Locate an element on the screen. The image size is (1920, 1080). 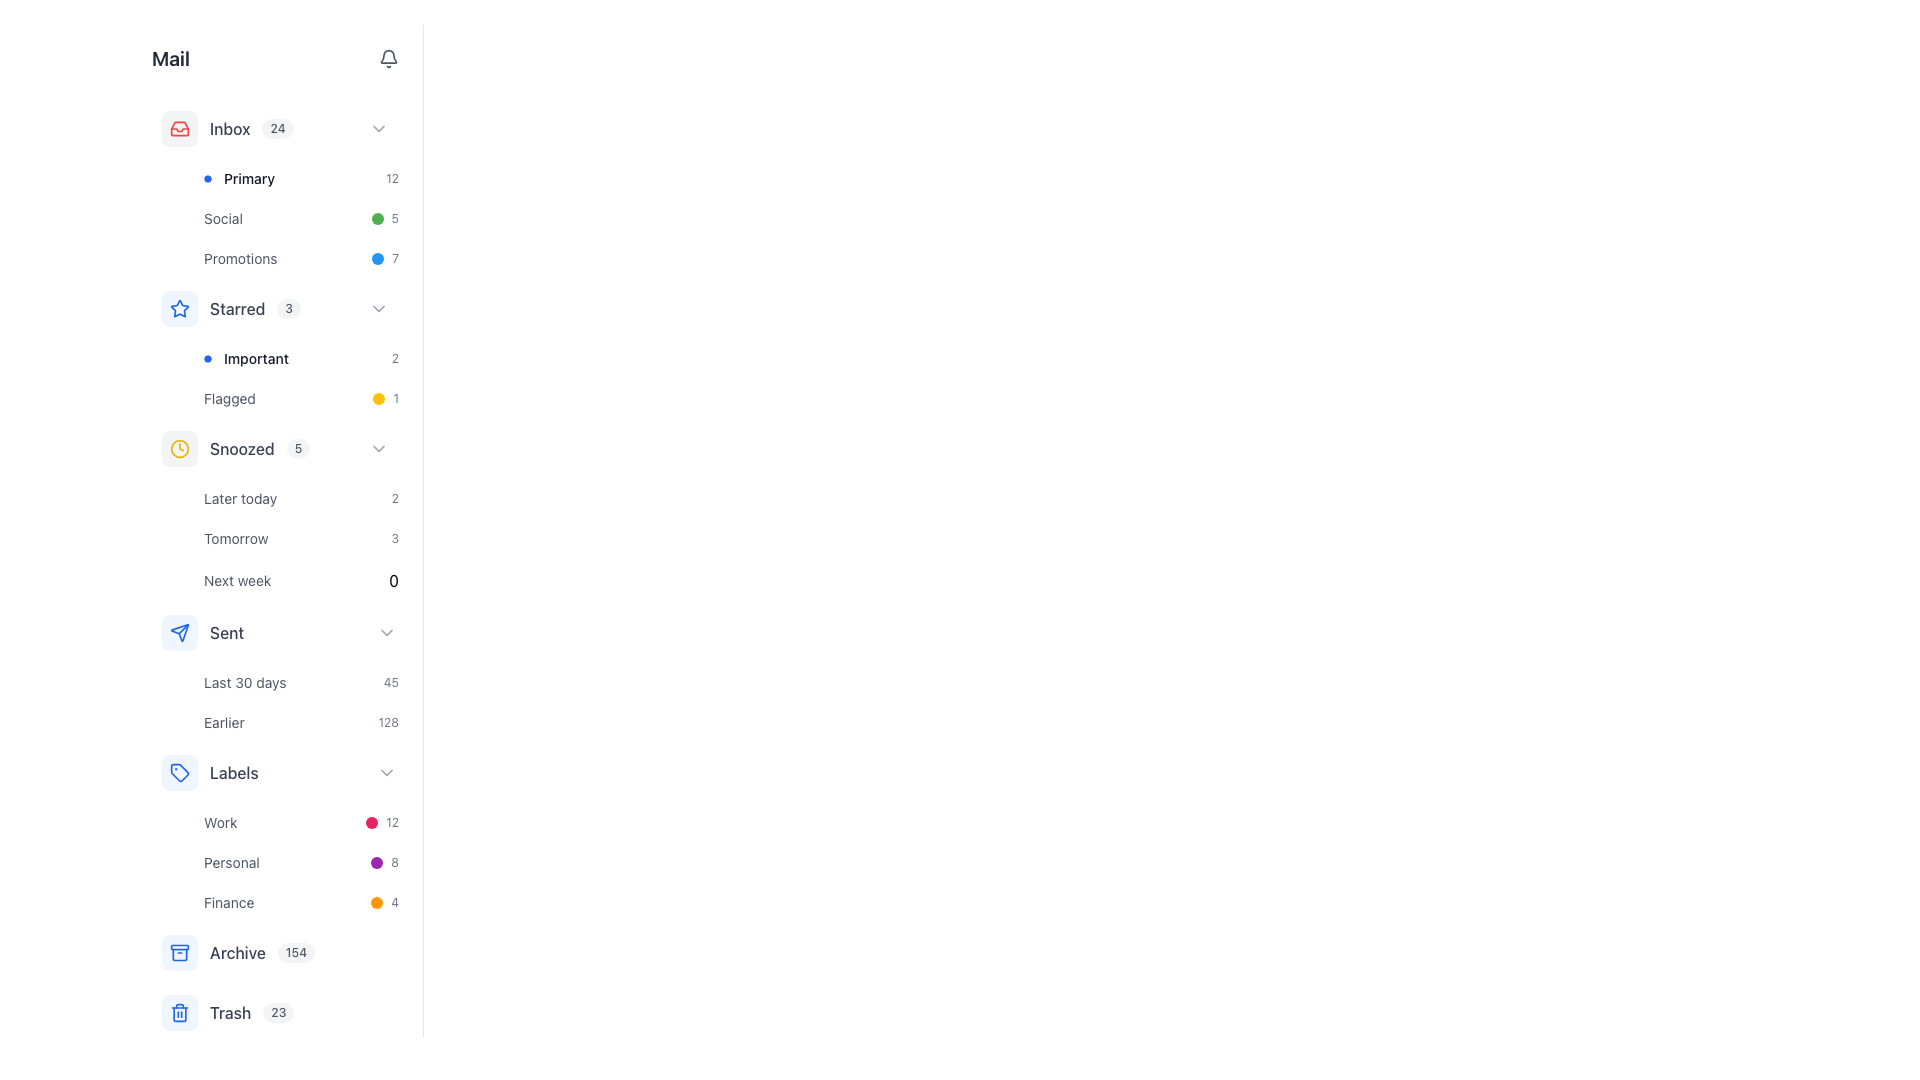
the circular clock icon with a yellow outline, located in the vertical navigation menu to the left of the 'Snoozed' label and number '5' is located at coordinates (180, 447).